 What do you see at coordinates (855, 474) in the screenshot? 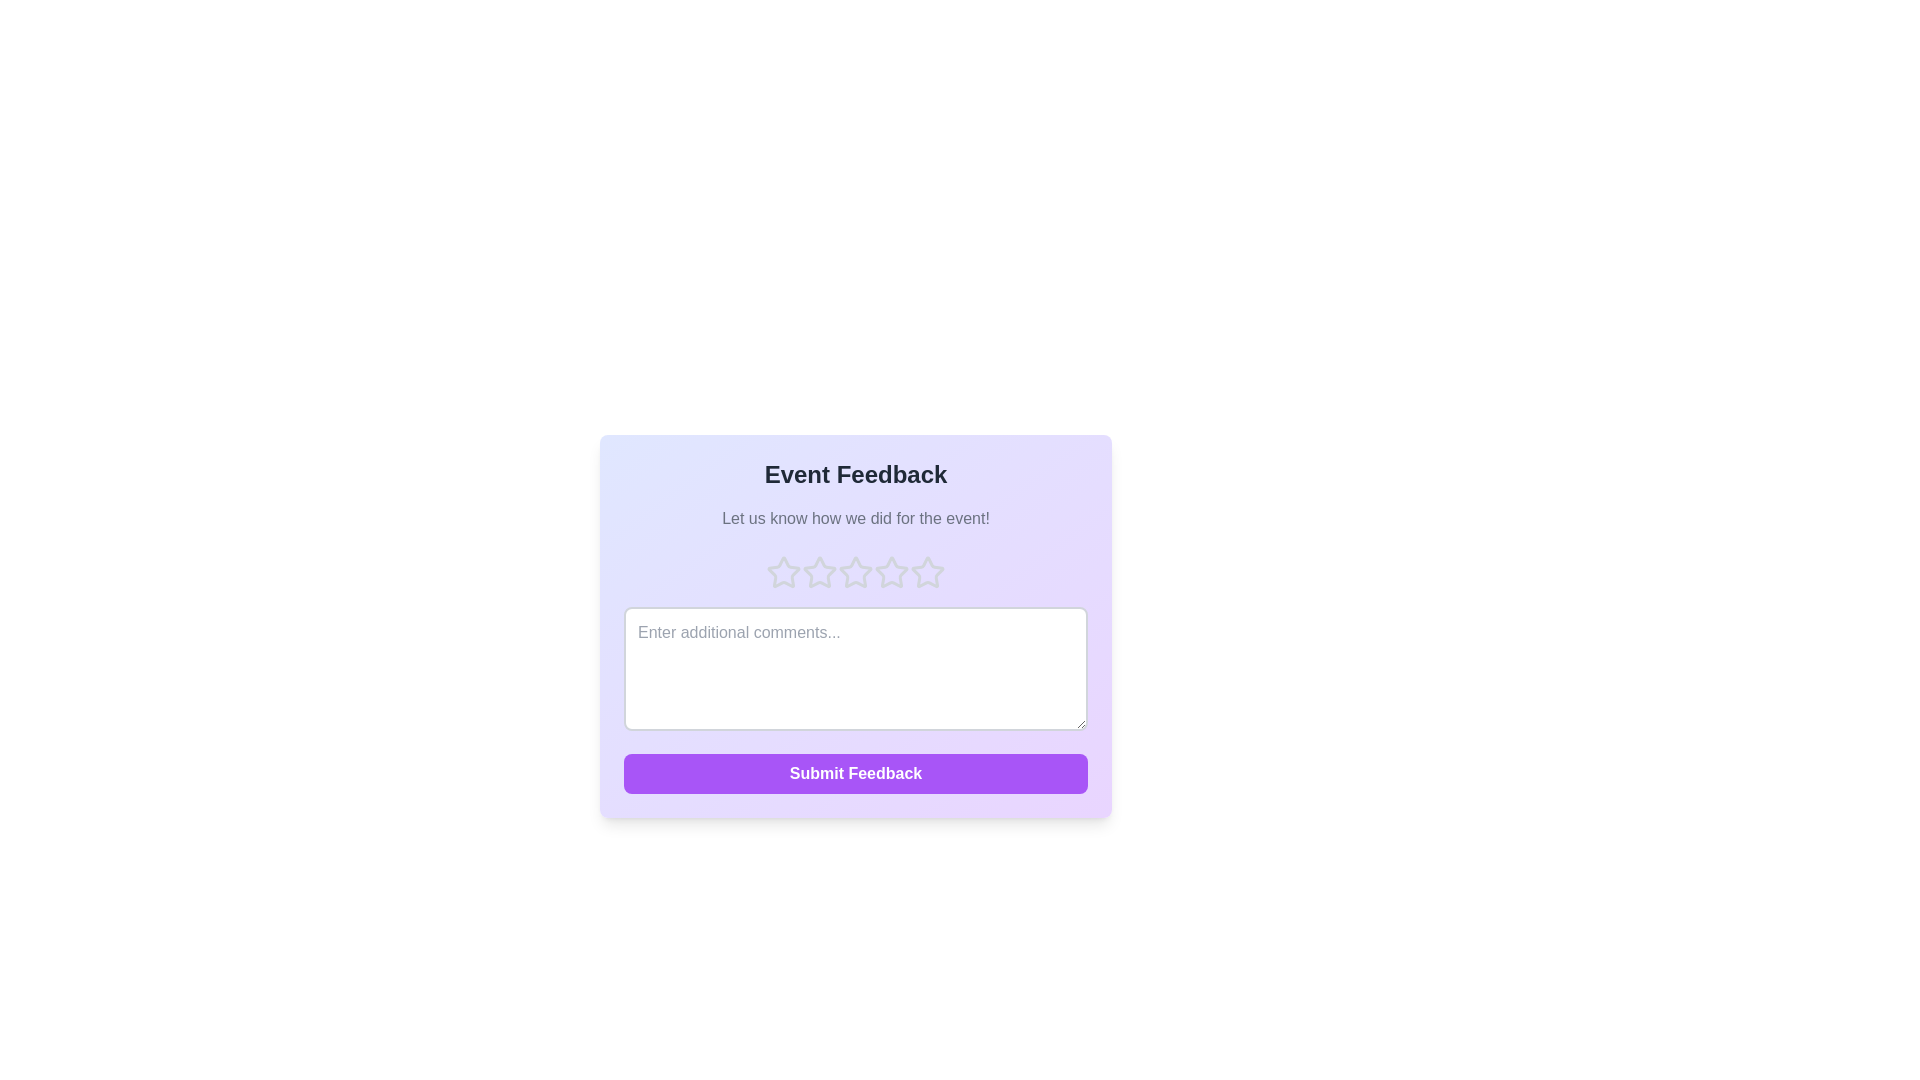
I see `the Text Header that labels the feedback collection section for events, which is centrally aligned in the card-like component` at bounding box center [855, 474].